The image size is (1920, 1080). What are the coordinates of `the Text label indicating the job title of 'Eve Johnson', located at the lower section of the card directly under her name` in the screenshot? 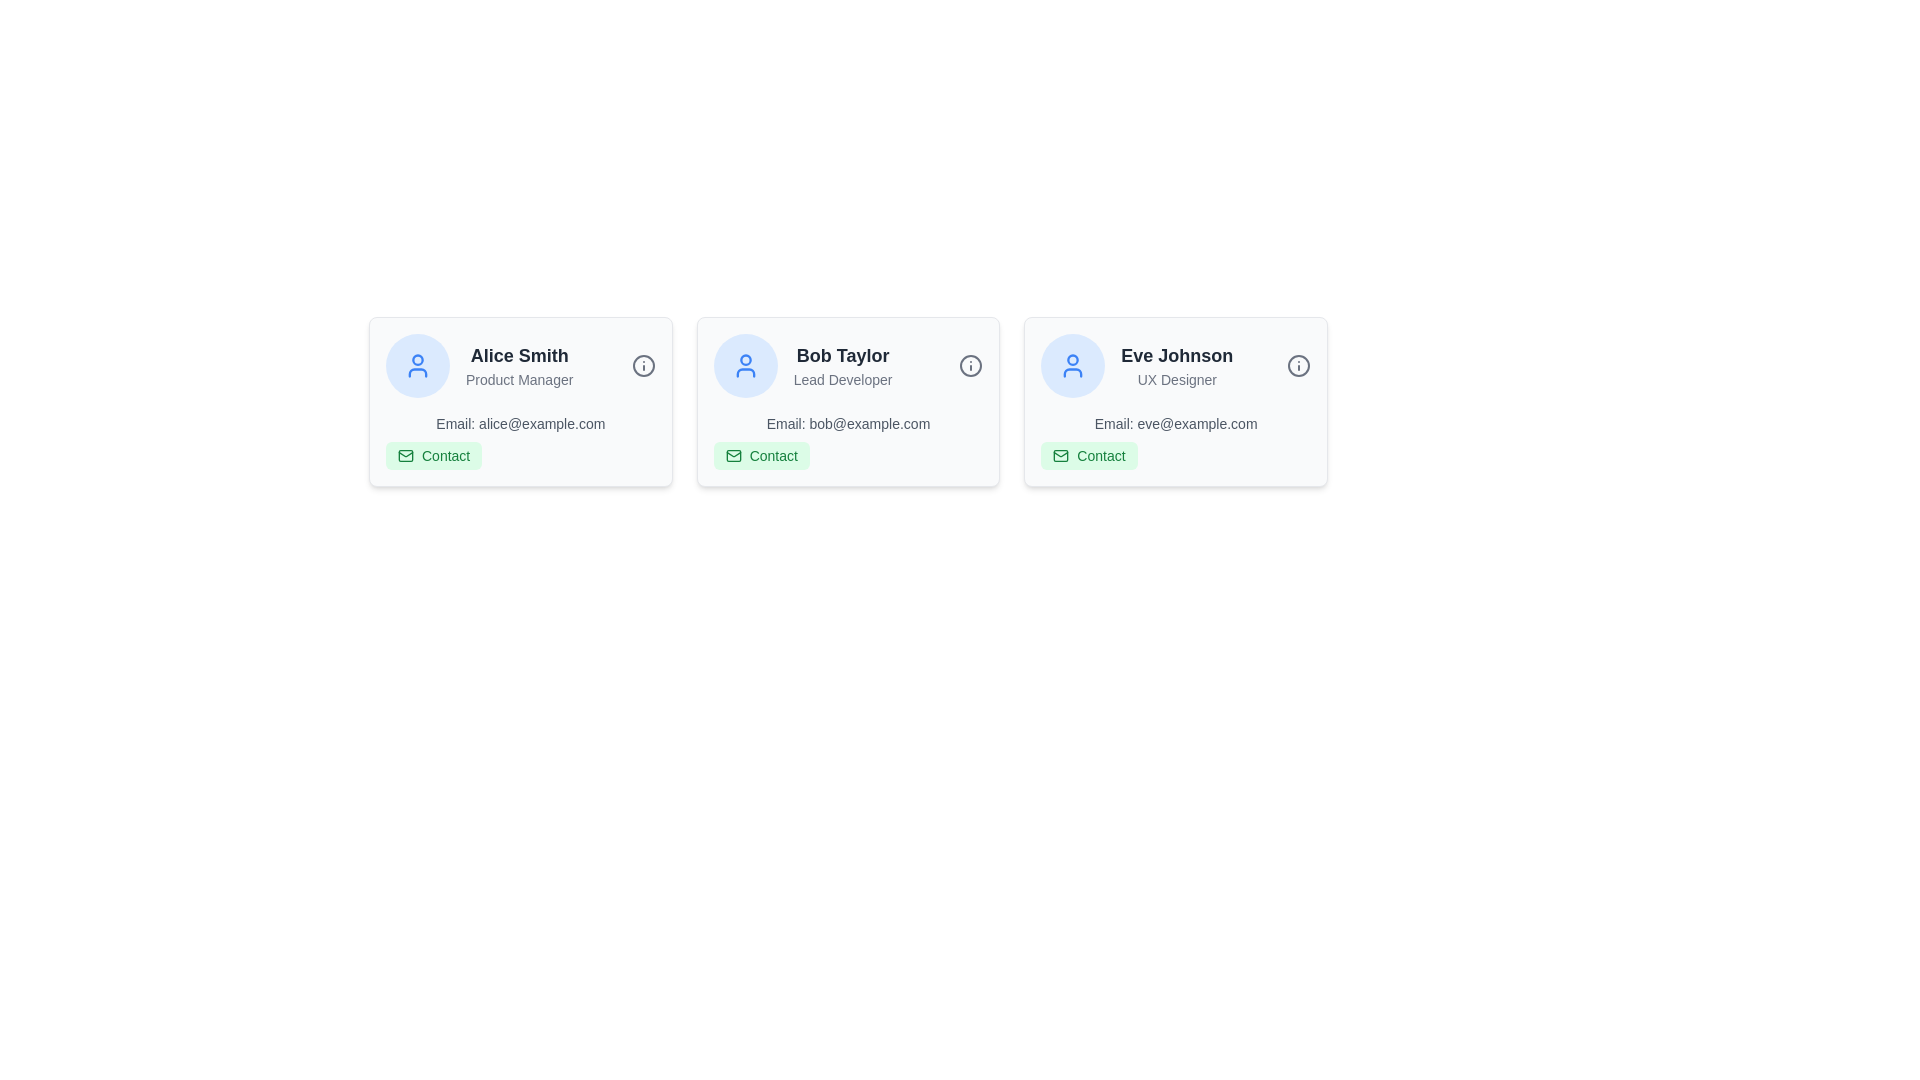 It's located at (1177, 380).